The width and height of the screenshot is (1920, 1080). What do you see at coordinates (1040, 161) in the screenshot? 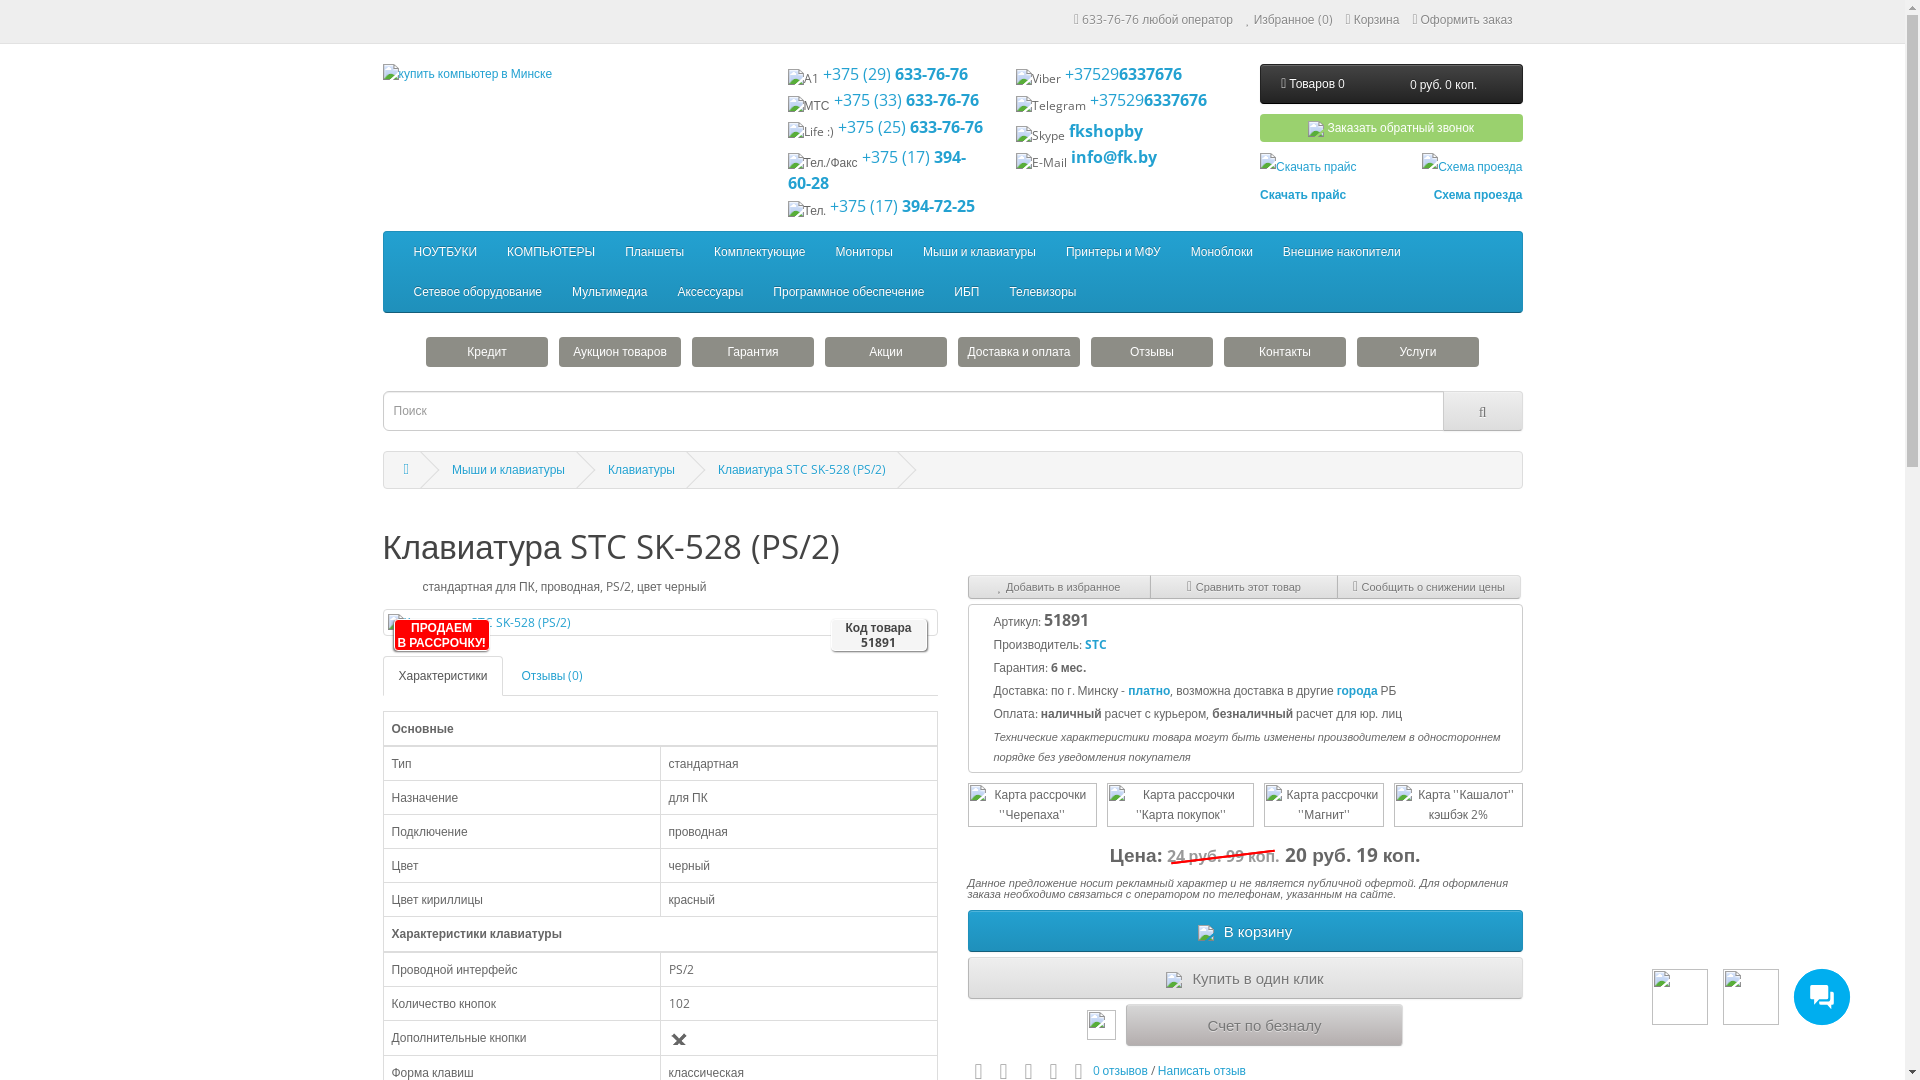
I see `'E-Mail'` at bounding box center [1040, 161].